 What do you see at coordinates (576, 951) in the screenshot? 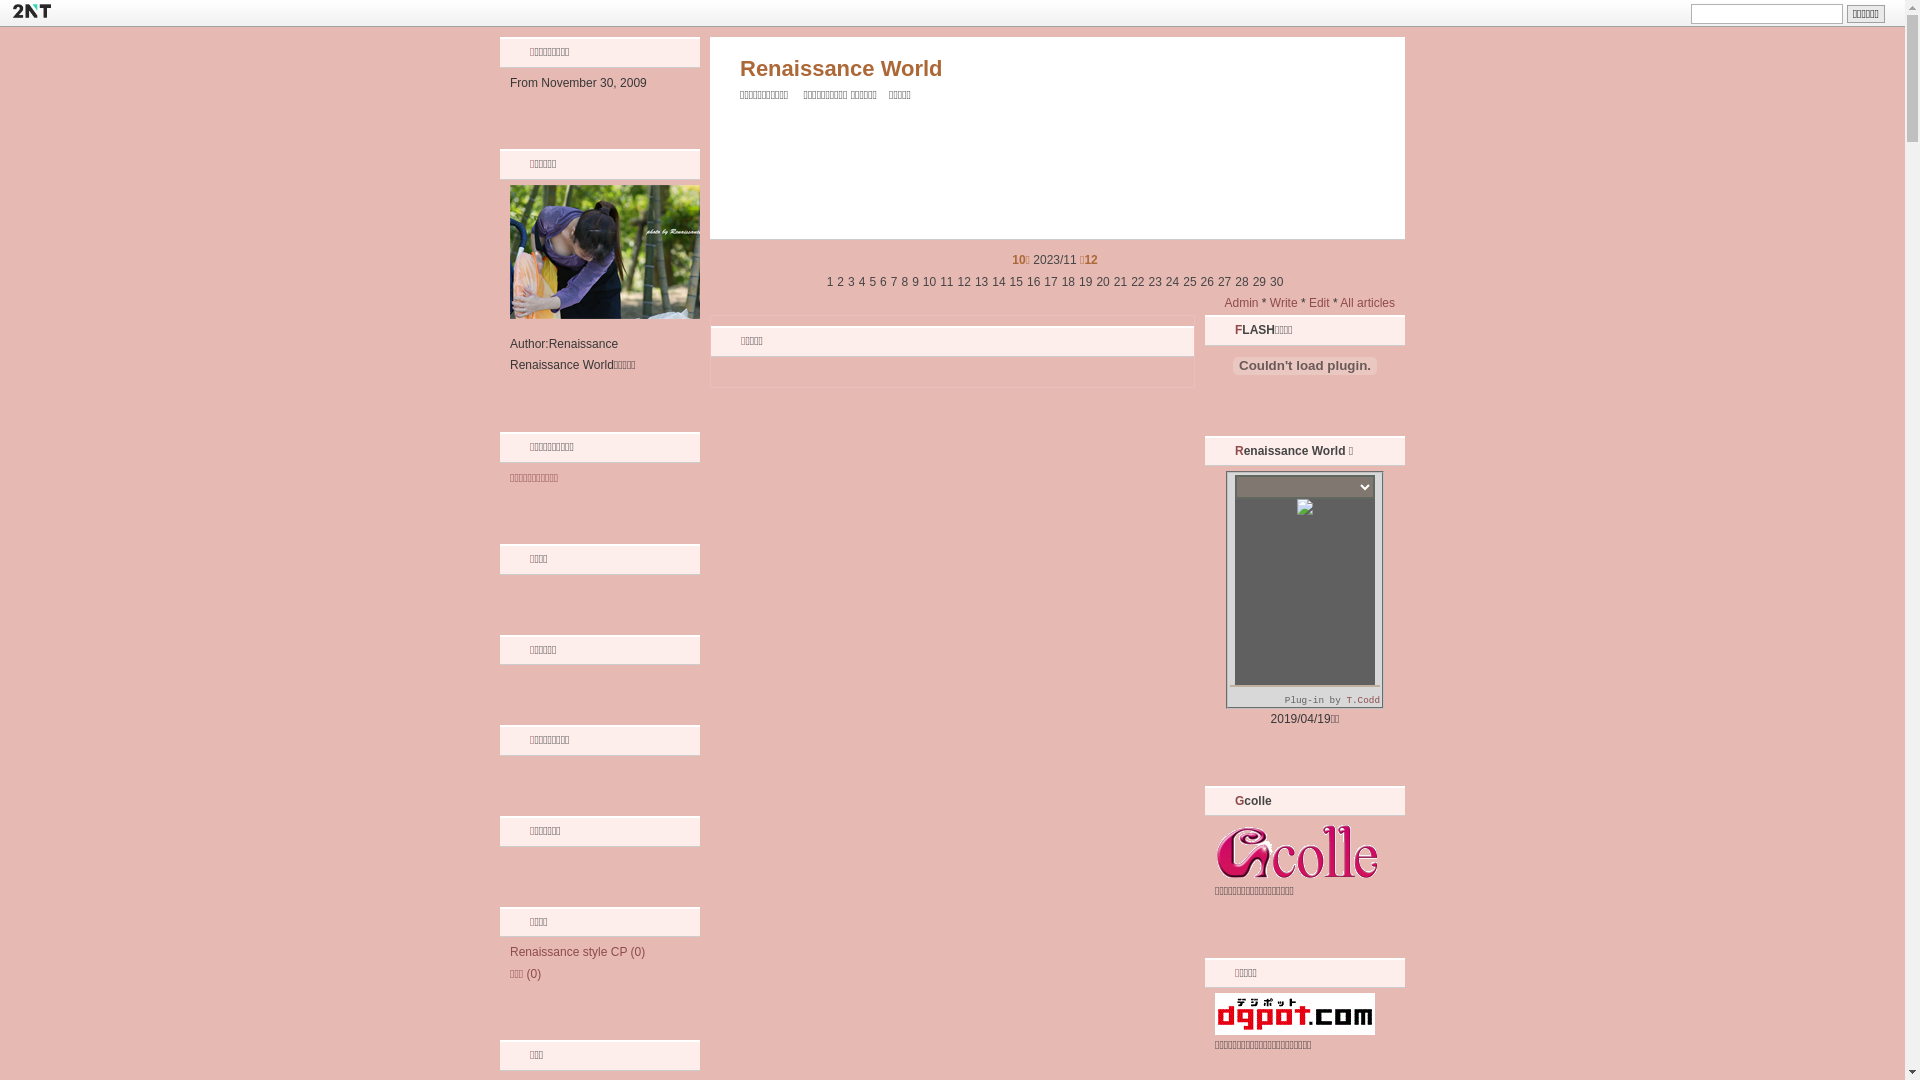
I see `'Renaissance style CP (0)'` at bounding box center [576, 951].